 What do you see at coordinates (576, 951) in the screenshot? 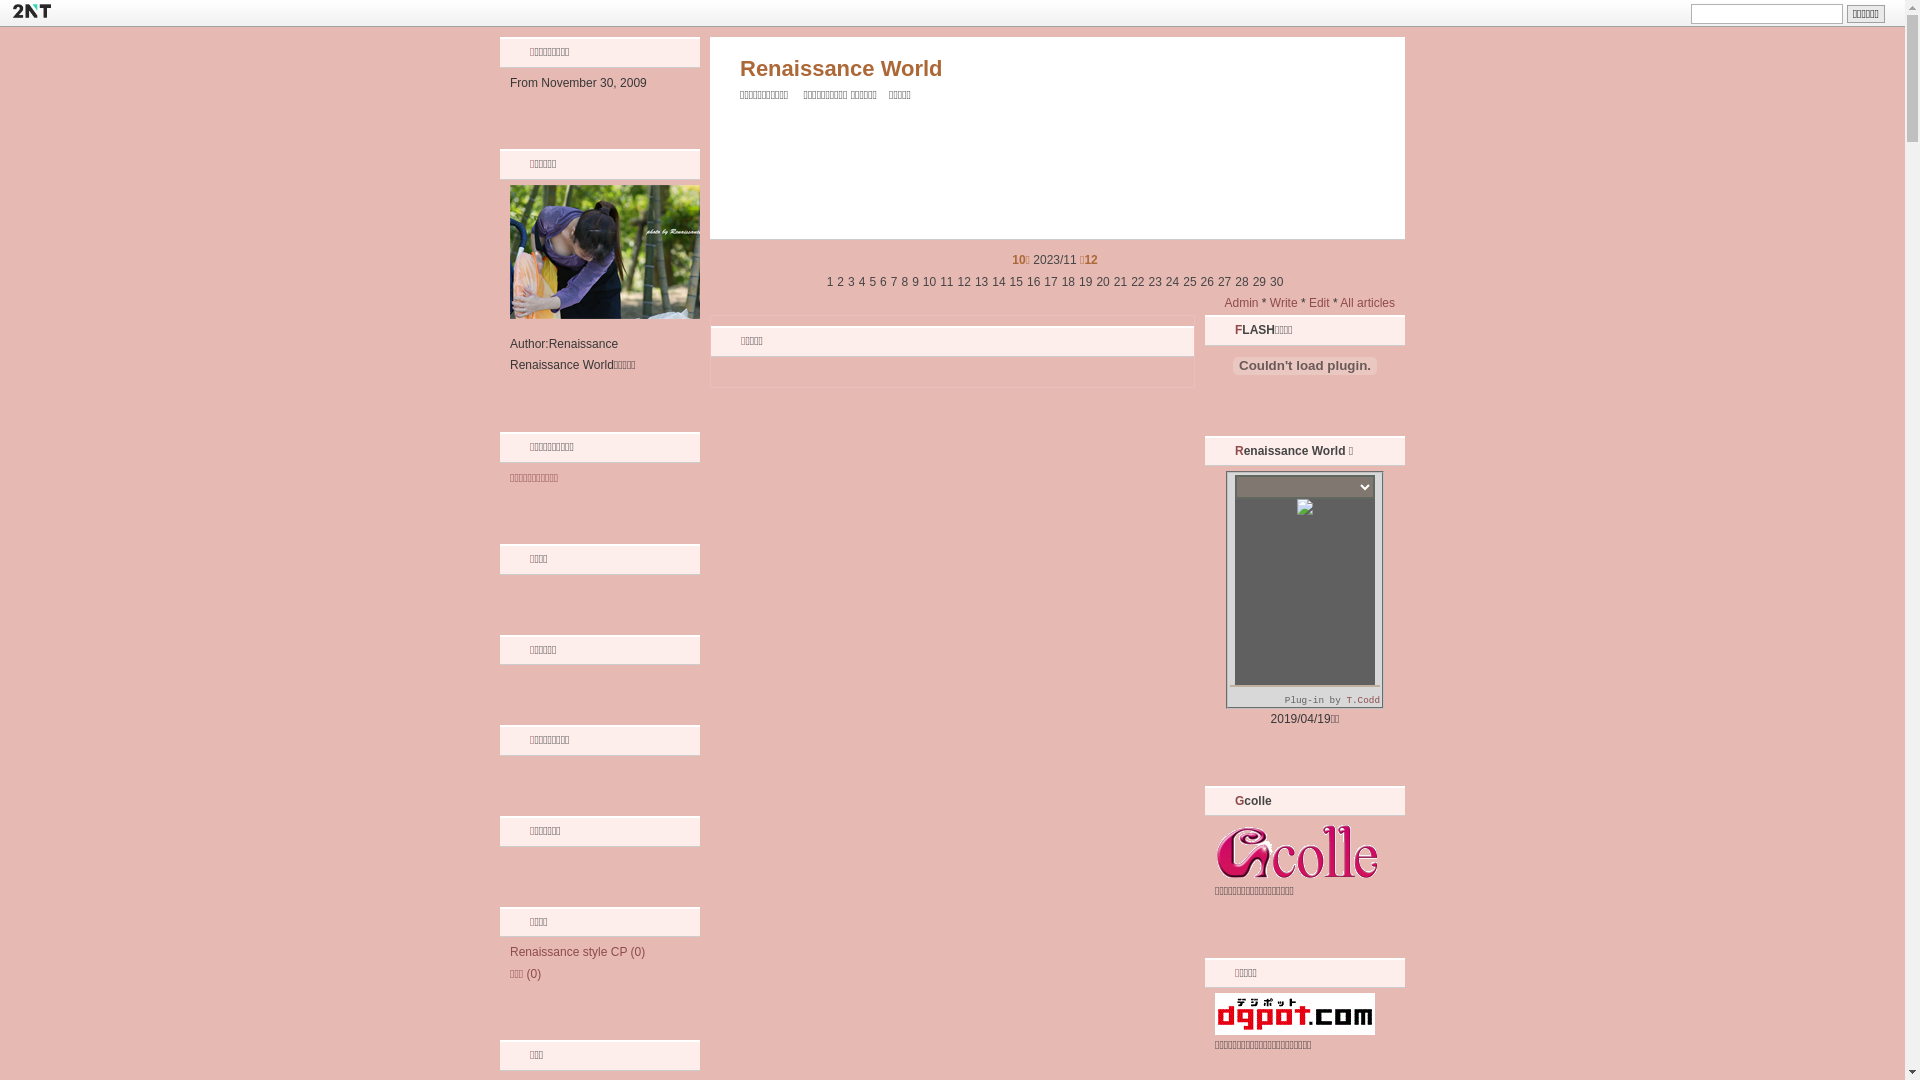
I see `'Renaissance style CP (0)'` at bounding box center [576, 951].